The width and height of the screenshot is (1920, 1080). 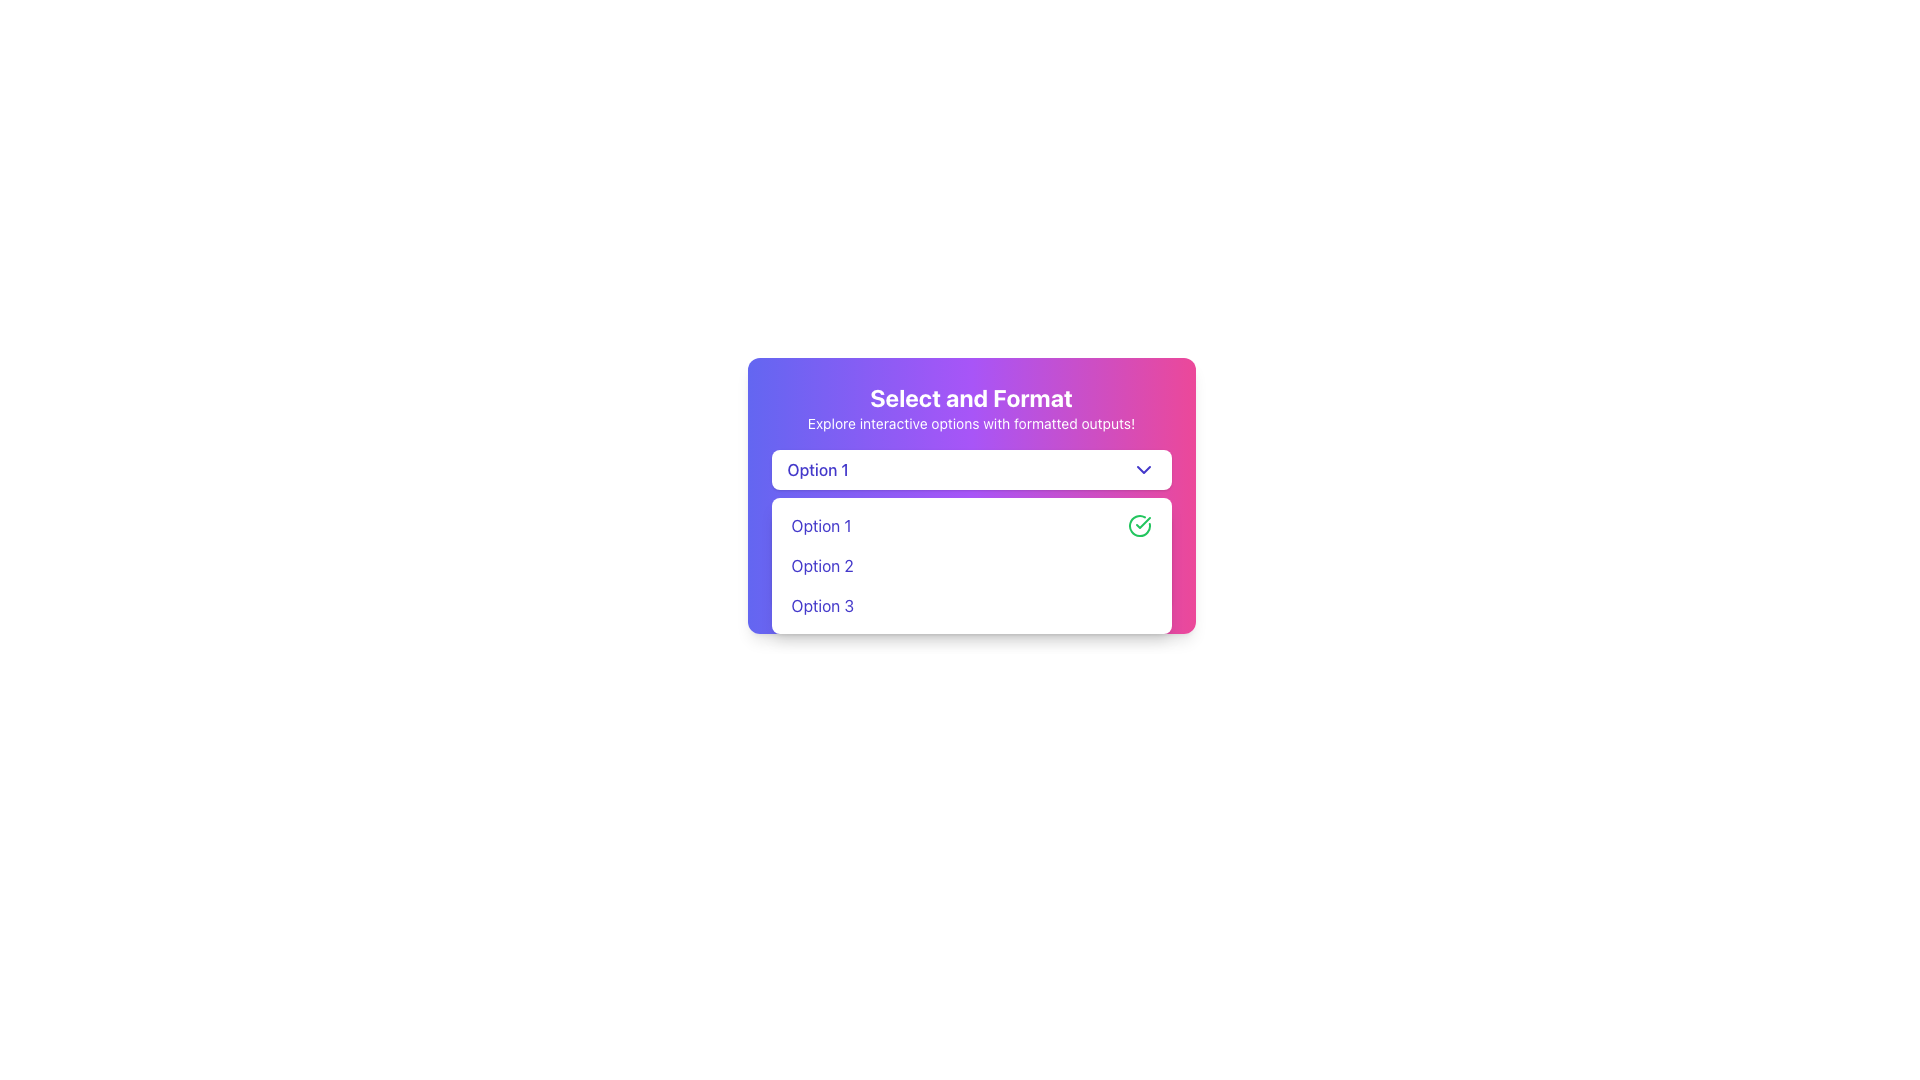 I want to click on the Dropdown Menu located, so click(x=971, y=495).